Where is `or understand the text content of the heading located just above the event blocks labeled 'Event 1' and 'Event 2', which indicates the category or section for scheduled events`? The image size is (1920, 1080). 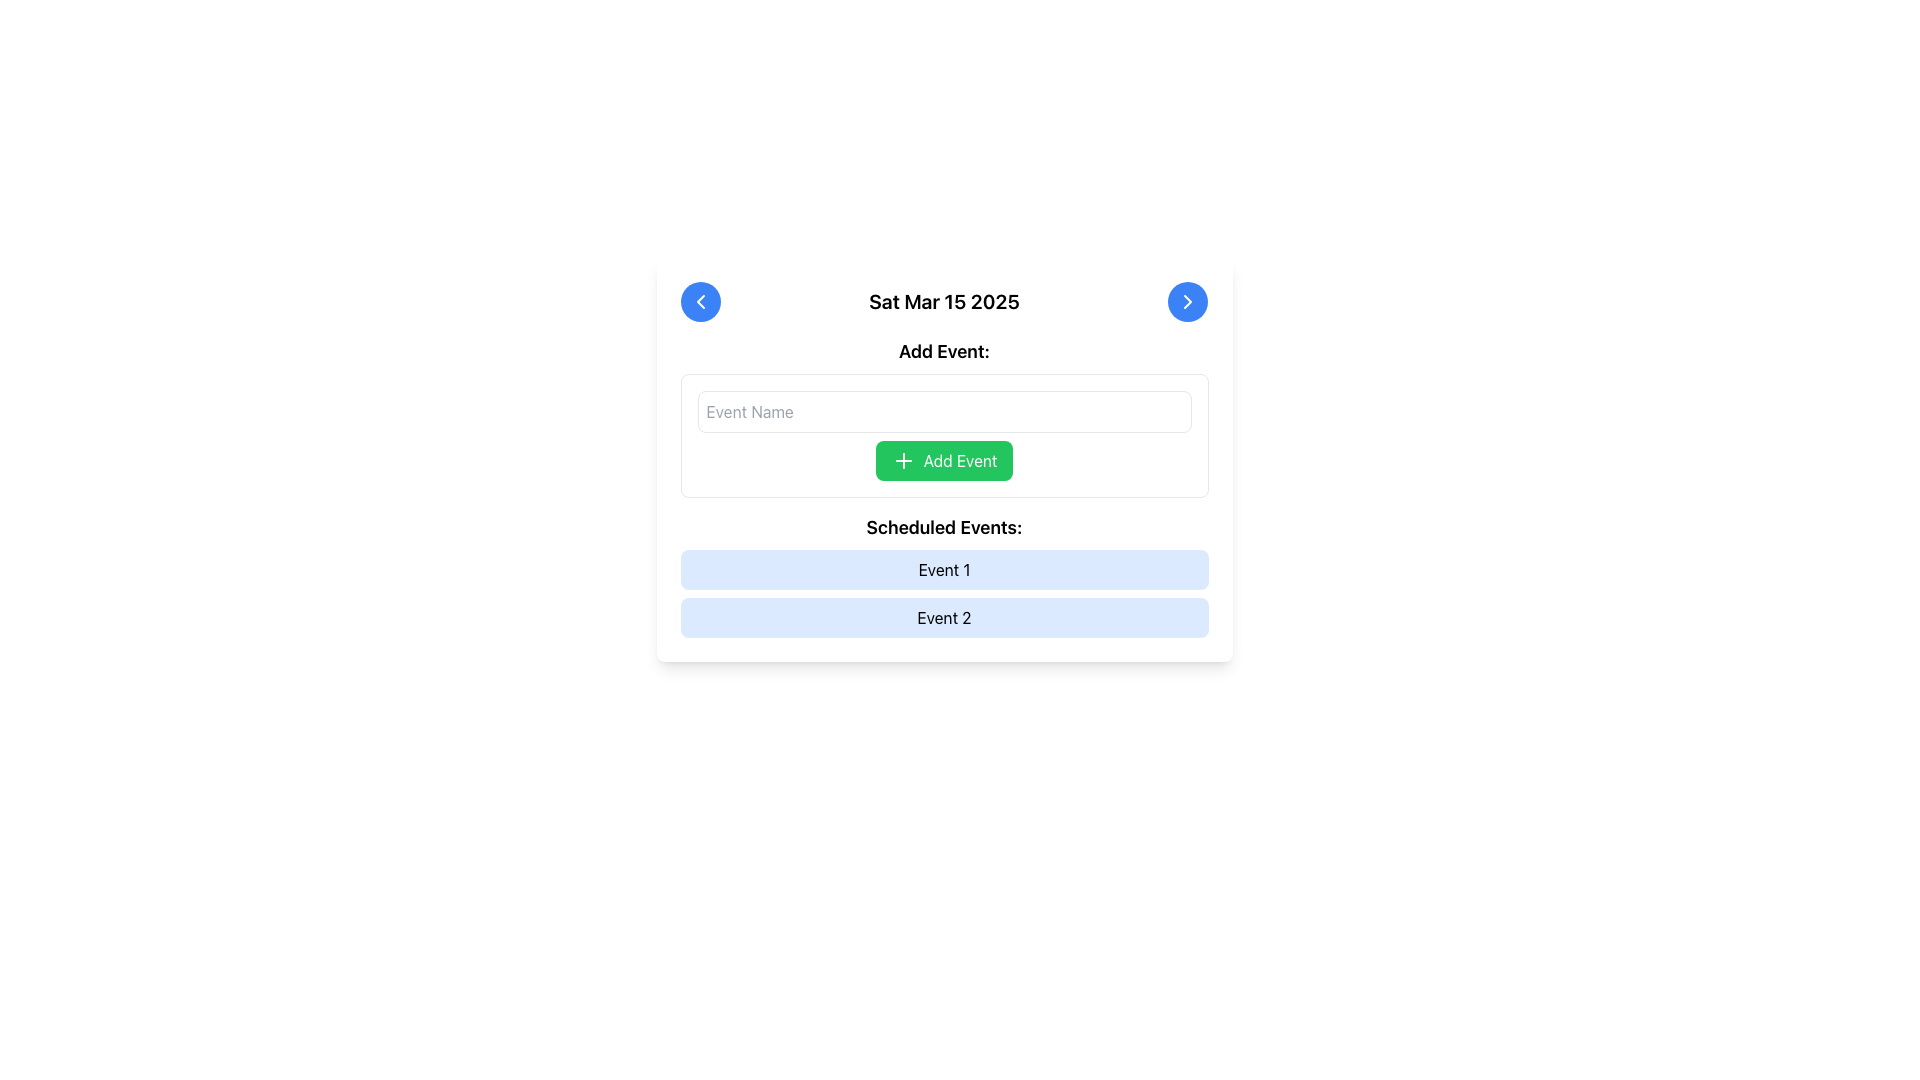 or understand the text content of the heading located just above the event blocks labeled 'Event 1' and 'Event 2', which indicates the category or section for scheduled events is located at coordinates (943, 527).